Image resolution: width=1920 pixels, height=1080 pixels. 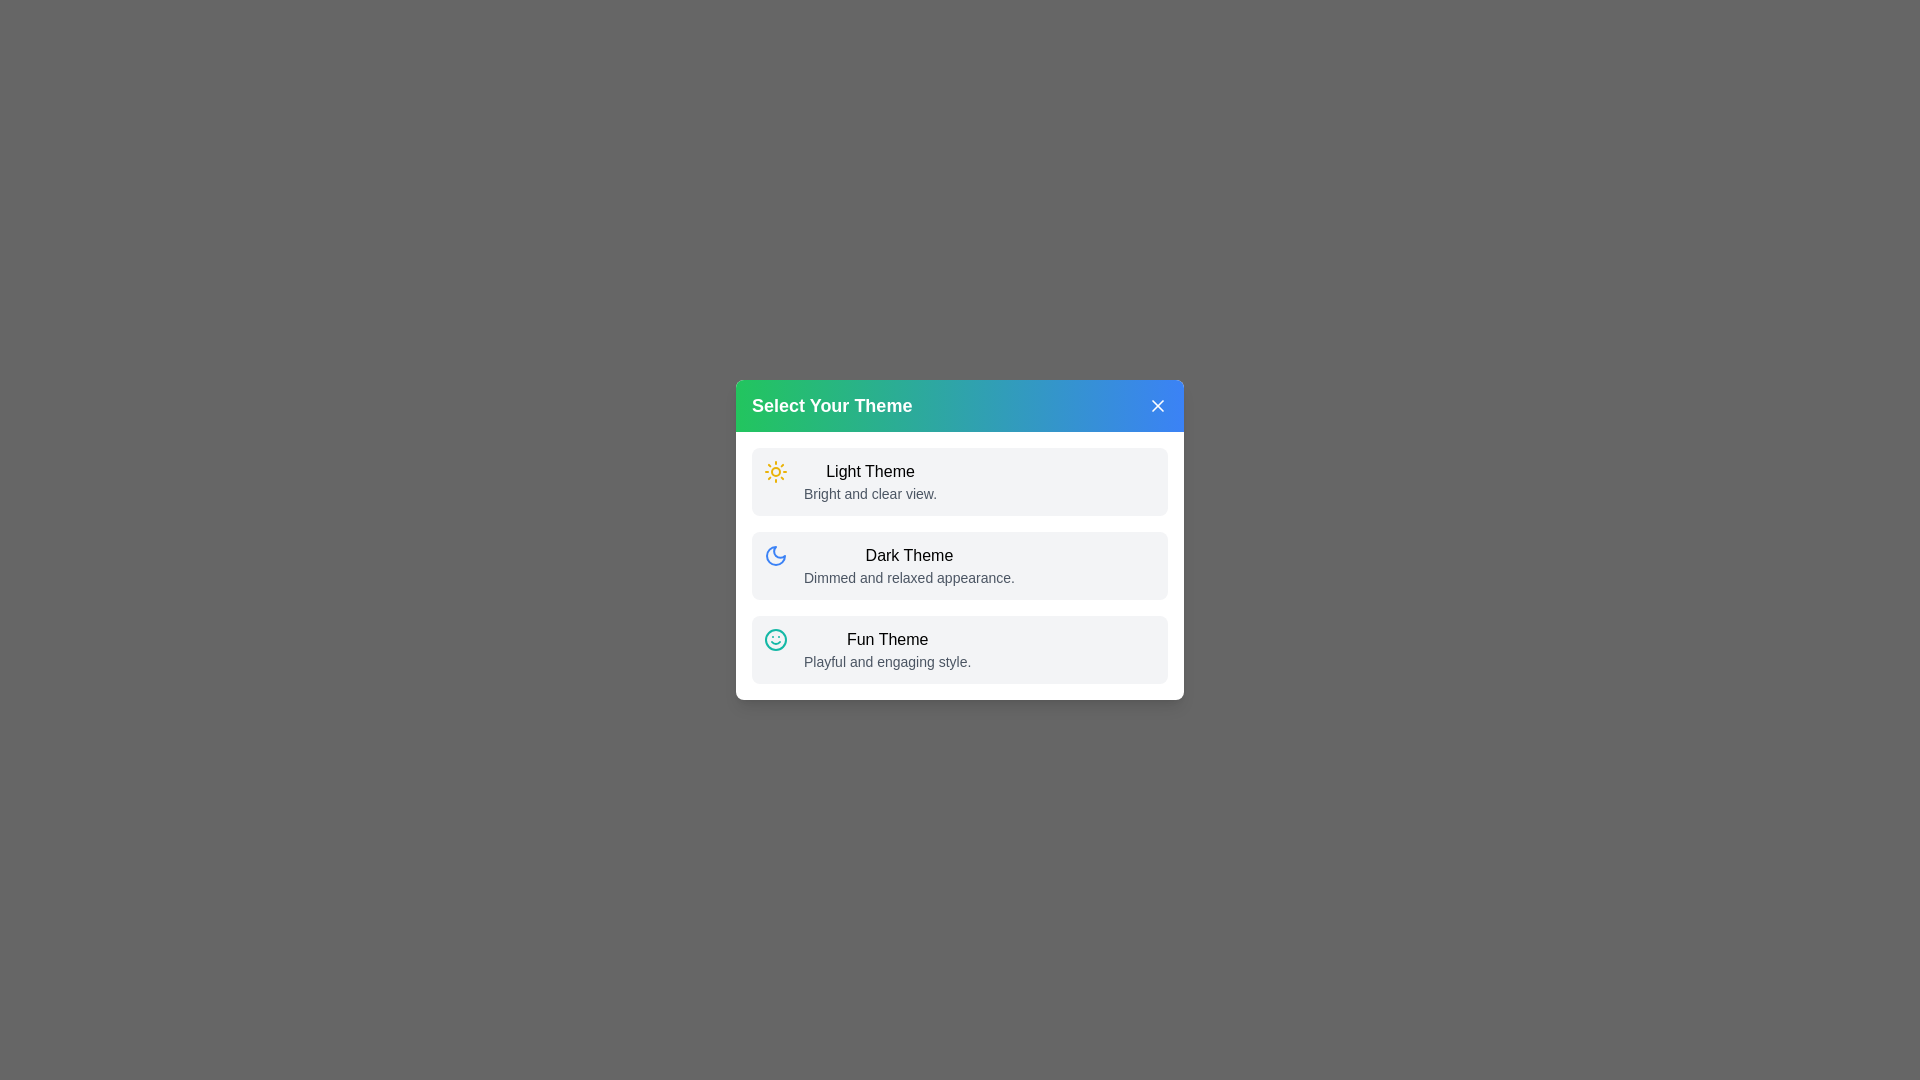 What do you see at coordinates (1157, 405) in the screenshot?
I see `the close button to close the dialog` at bounding box center [1157, 405].